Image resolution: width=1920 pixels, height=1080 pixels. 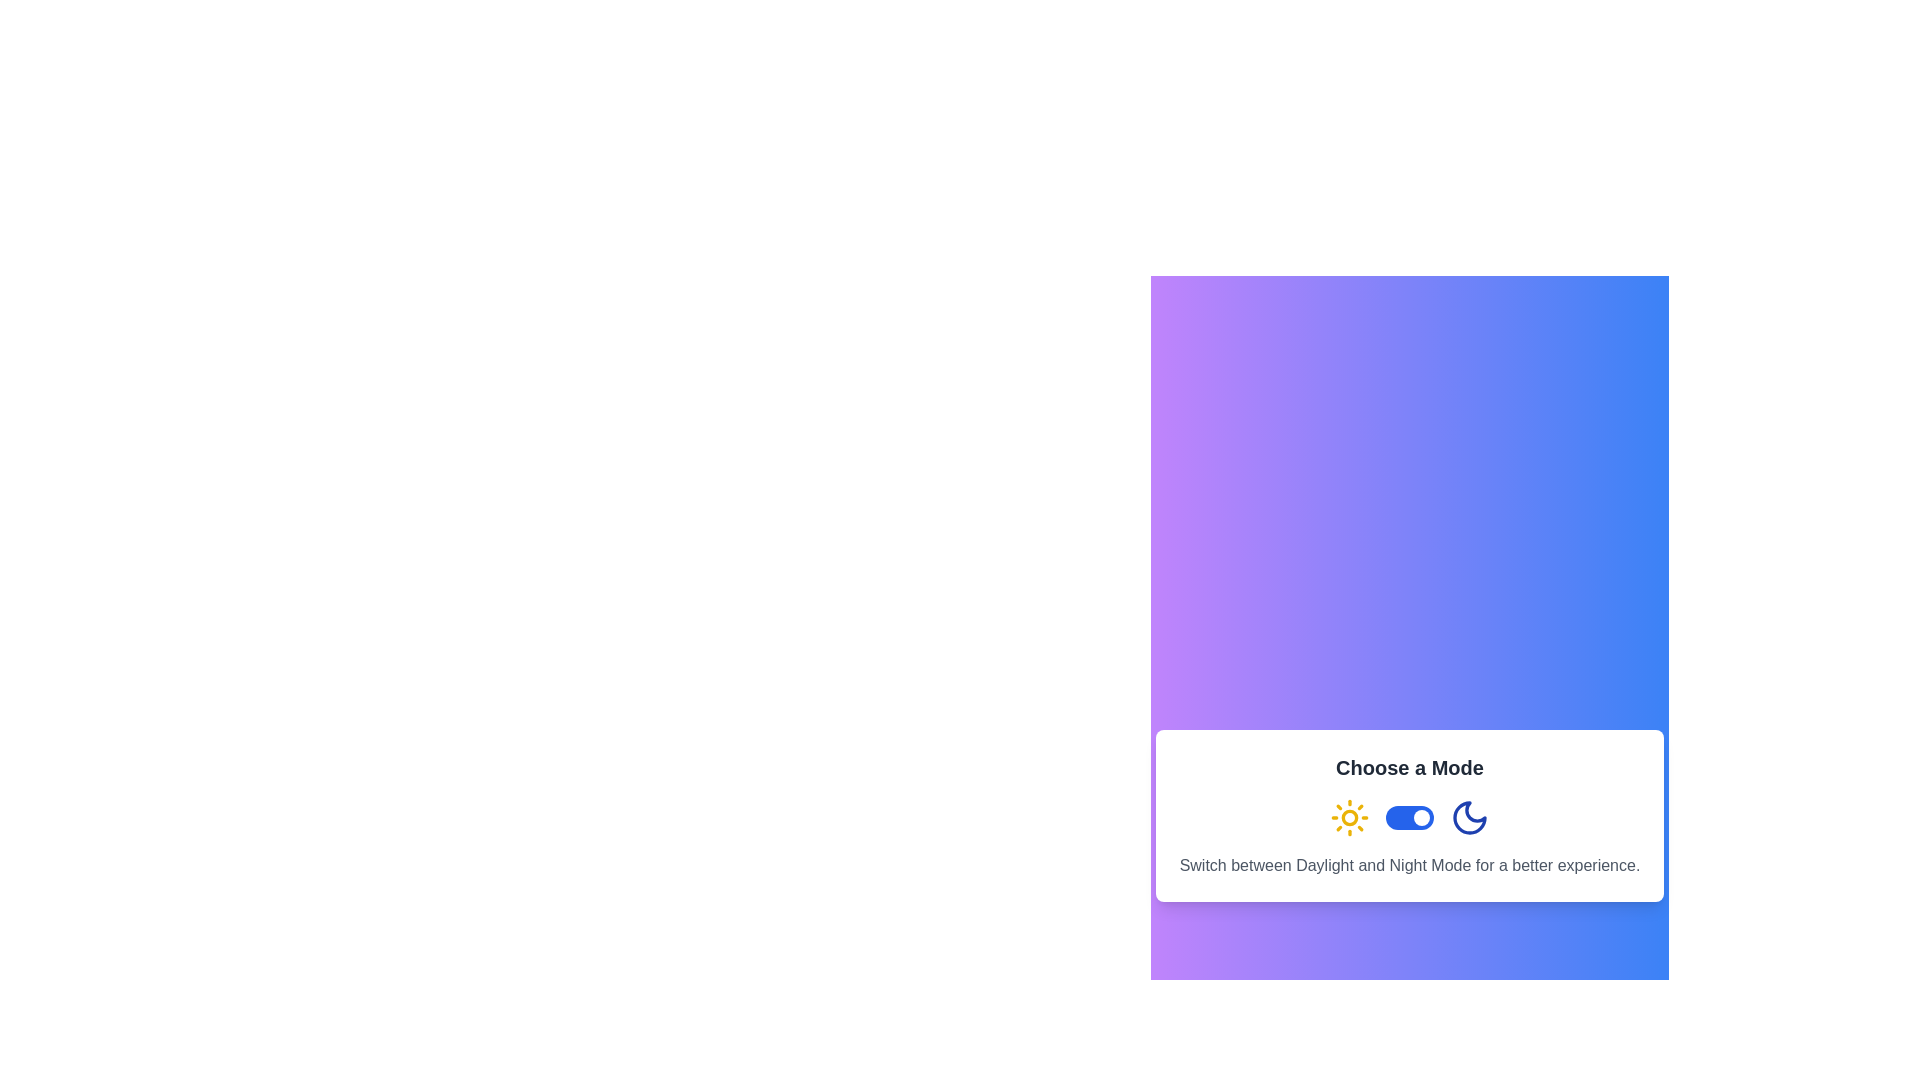 I want to click on the circular icon component located at the center of the sun icon within the 'Choose a Mode' interface section, so click(x=1349, y=817).